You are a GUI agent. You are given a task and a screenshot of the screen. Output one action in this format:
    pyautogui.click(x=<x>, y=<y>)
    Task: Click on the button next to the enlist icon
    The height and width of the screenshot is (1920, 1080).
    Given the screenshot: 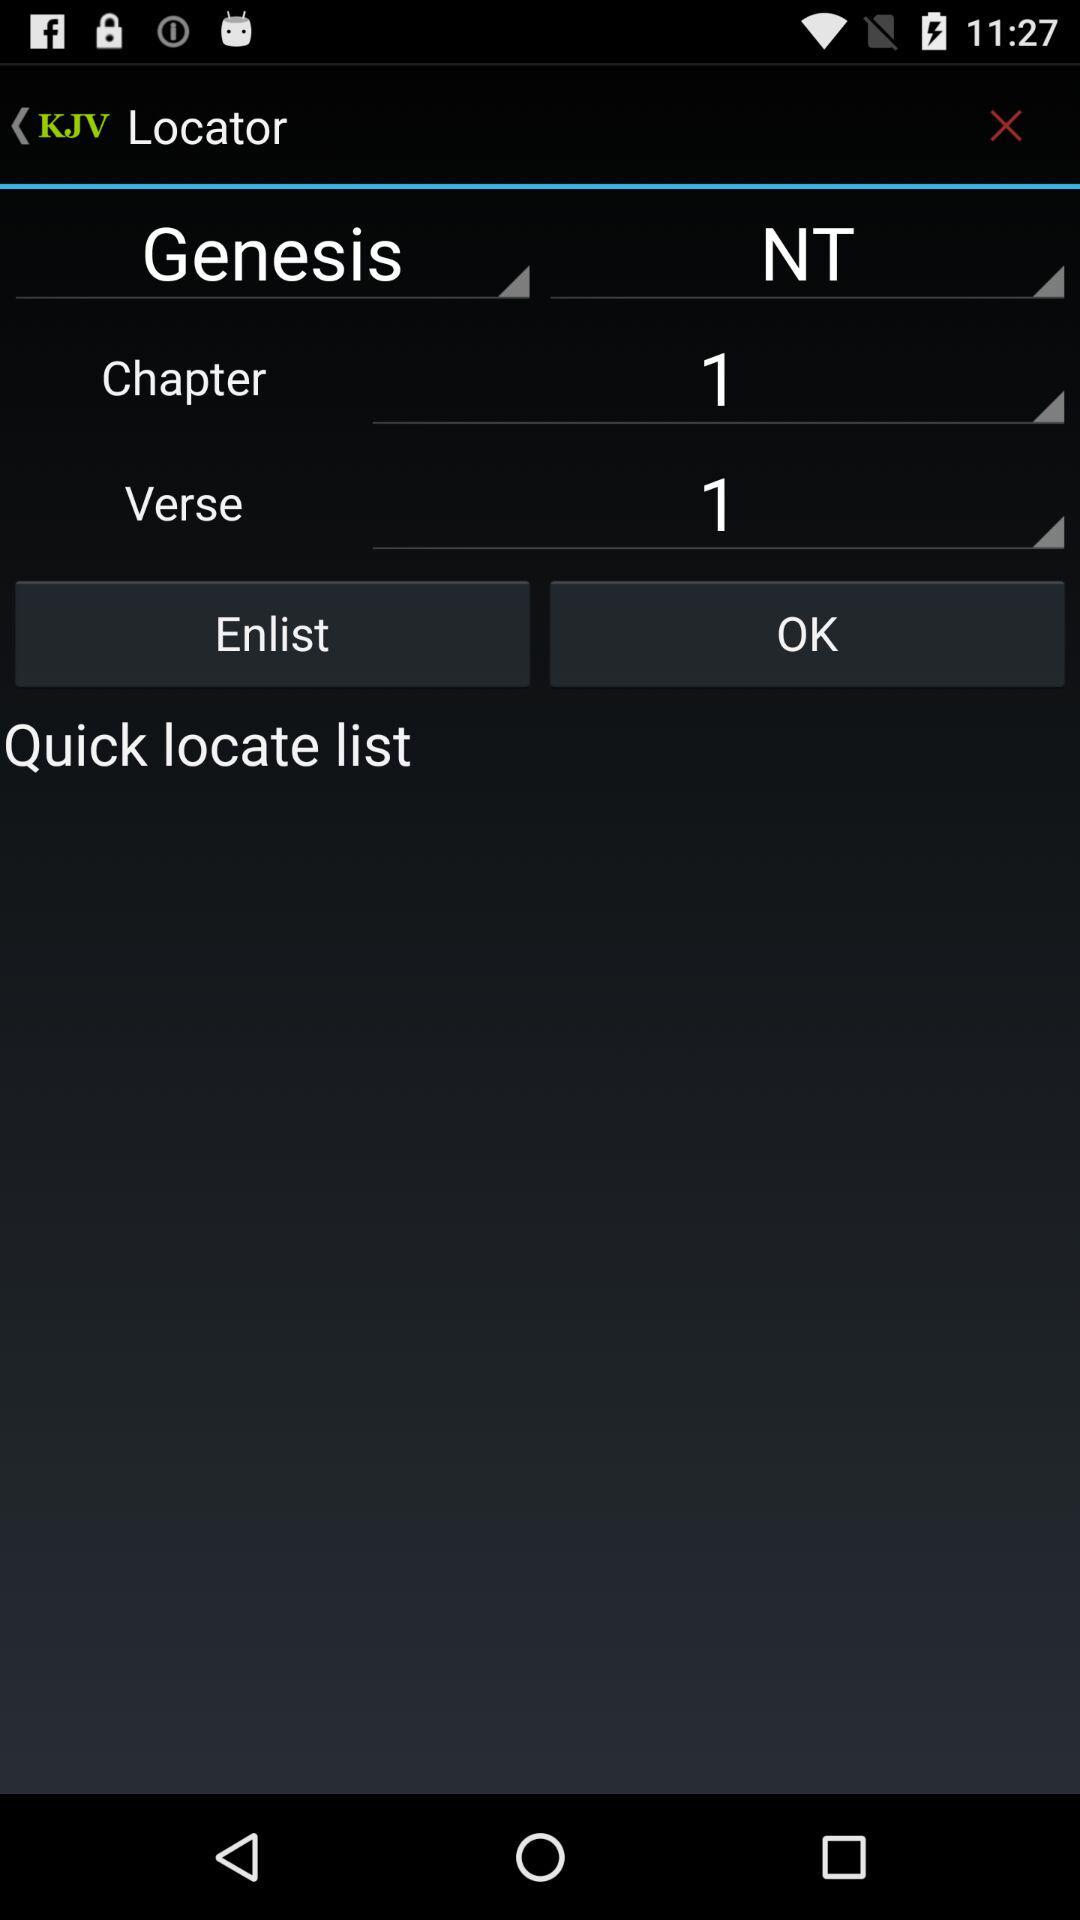 What is the action you would take?
    pyautogui.click(x=806, y=632)
    